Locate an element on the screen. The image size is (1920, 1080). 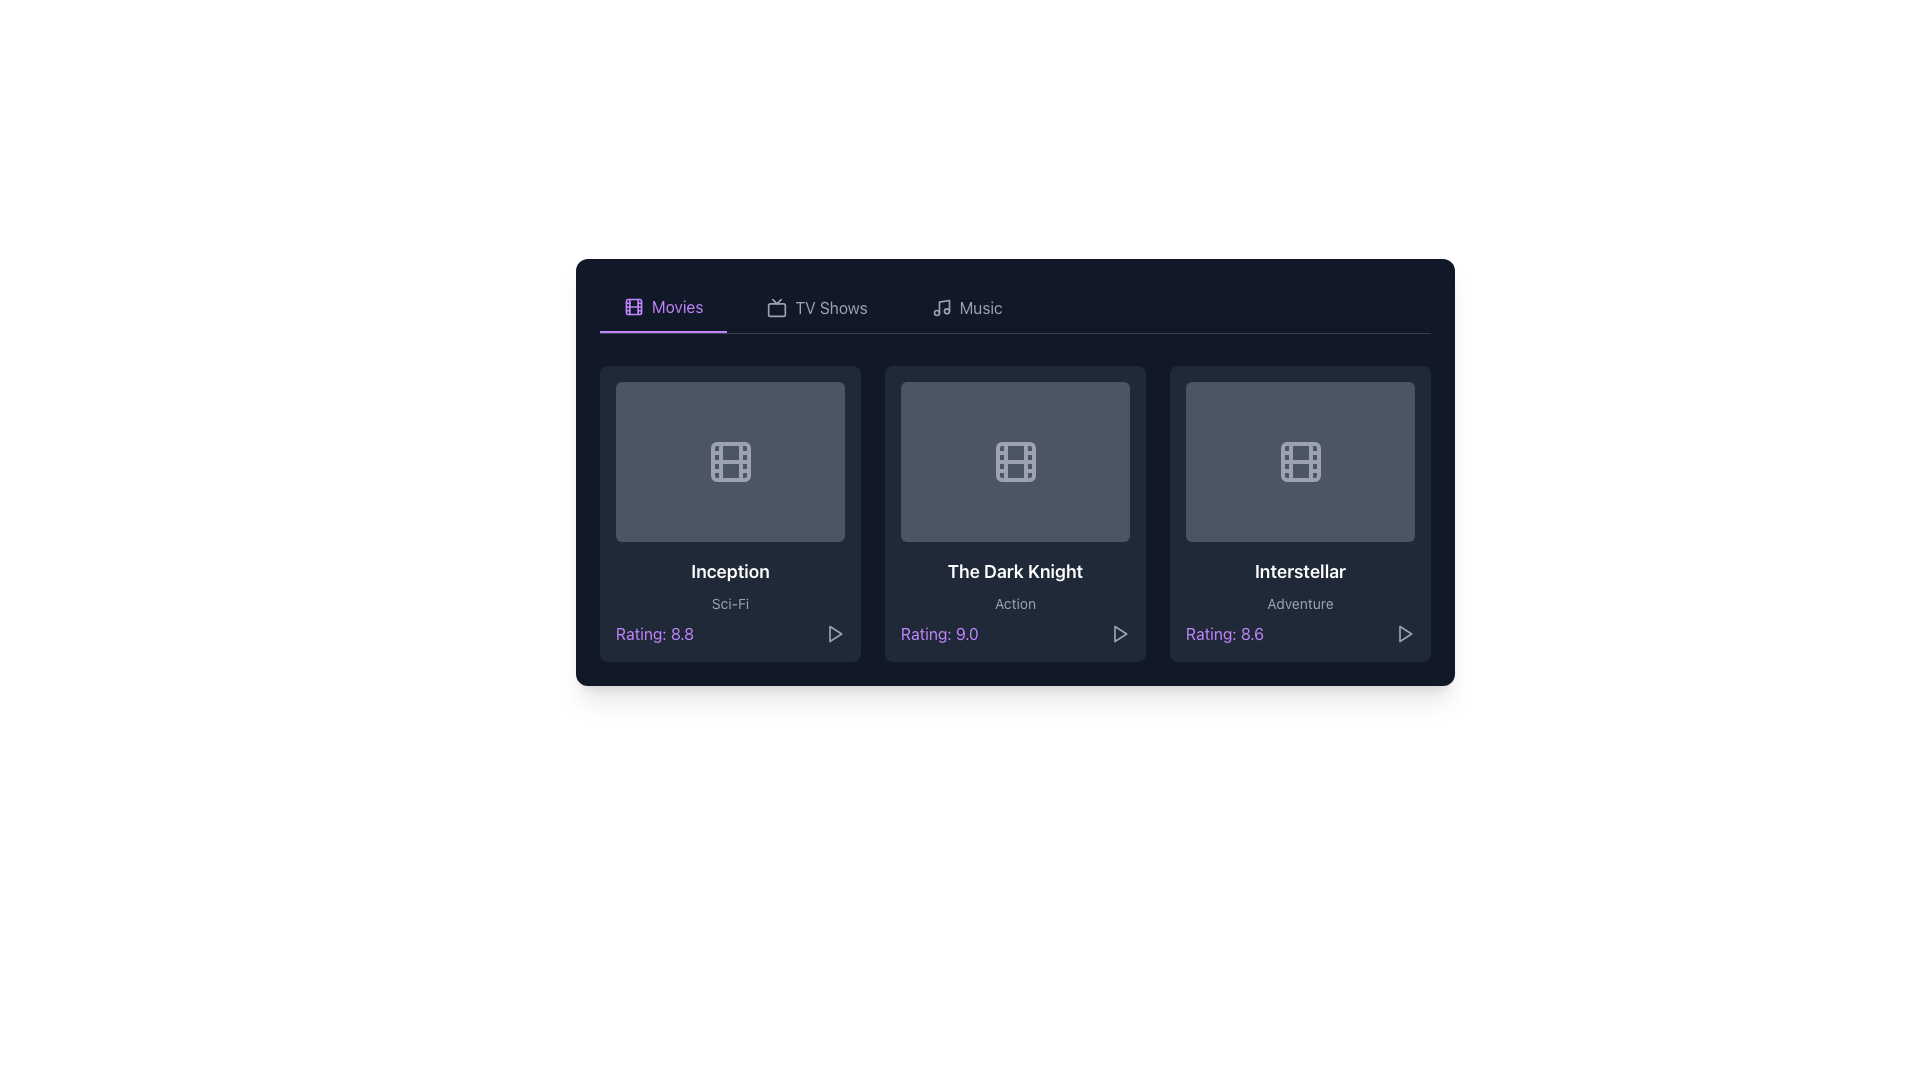
the movie card titled 'Interstellar', which is the third card in the grid within the 'Movies' section is located at coordinates (1300, 512).